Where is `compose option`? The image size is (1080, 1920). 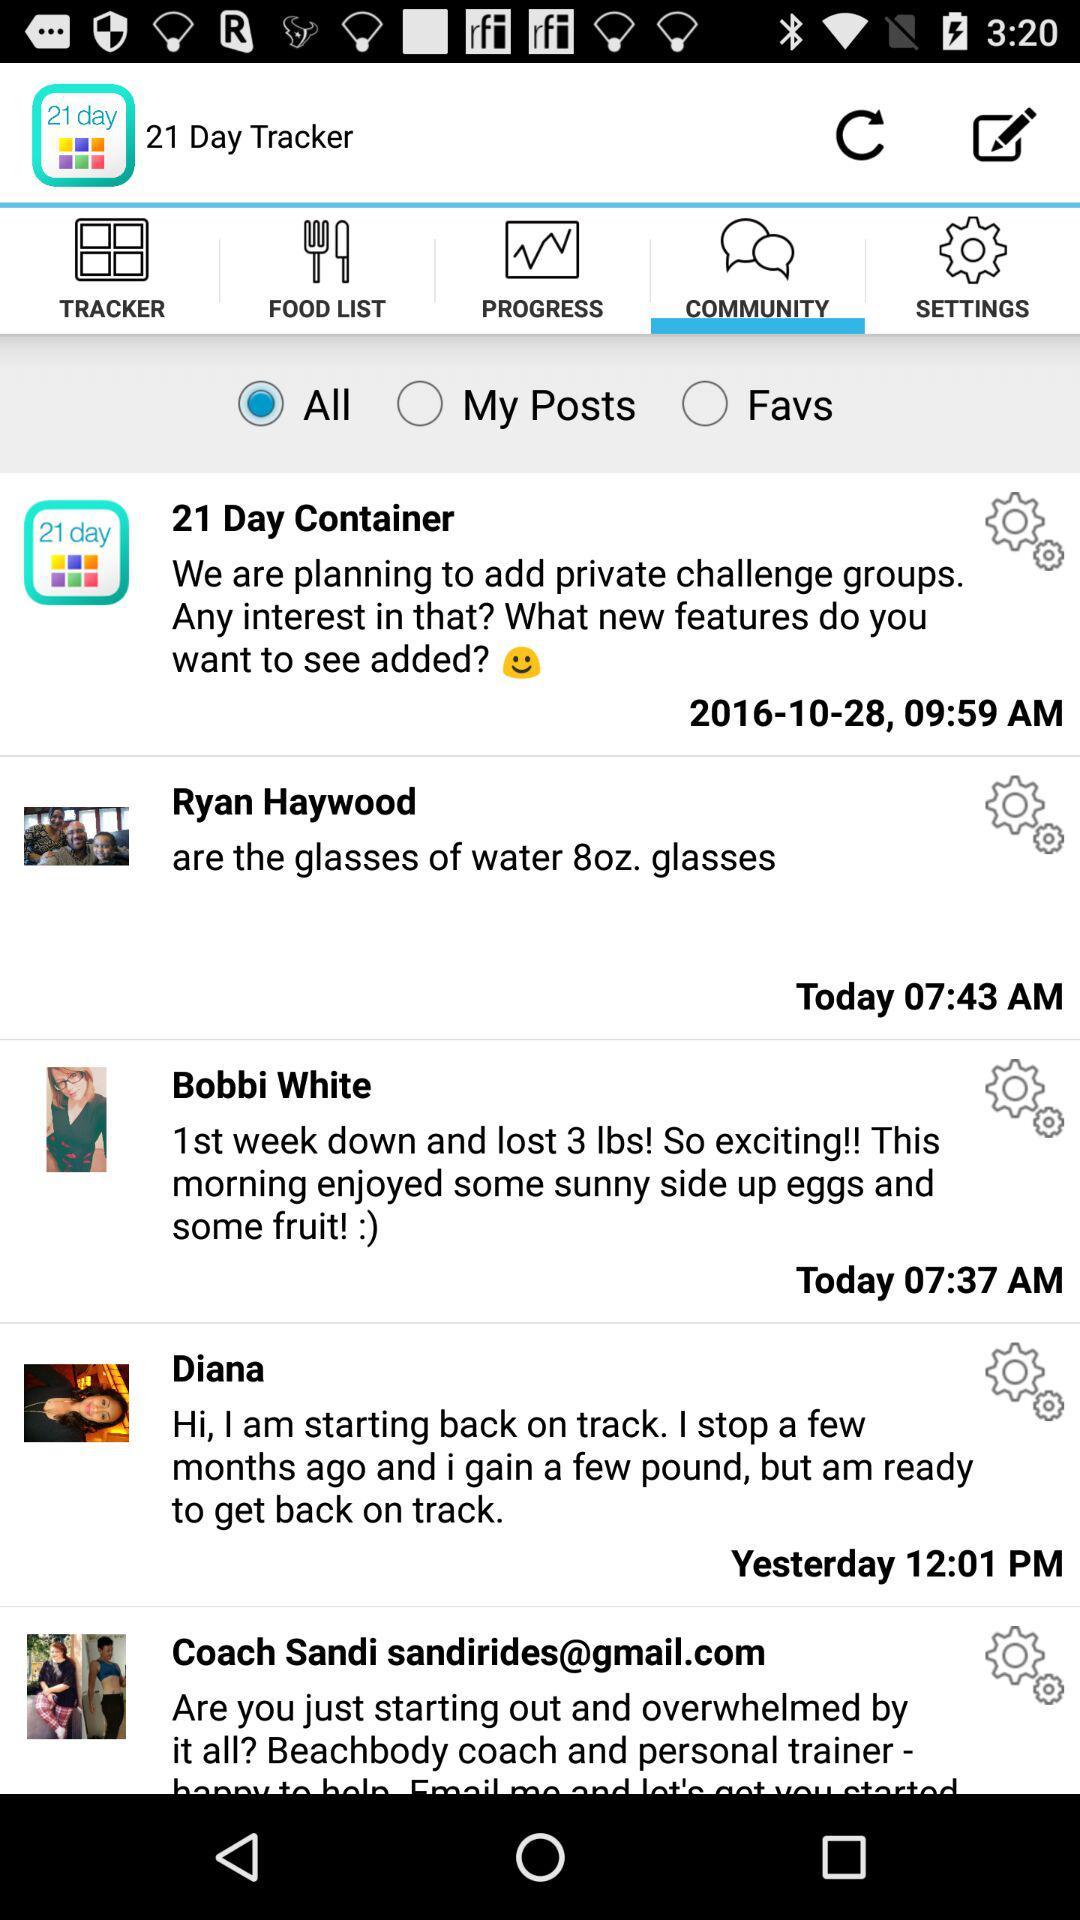
compose option is located at coordinates (1006, 134).